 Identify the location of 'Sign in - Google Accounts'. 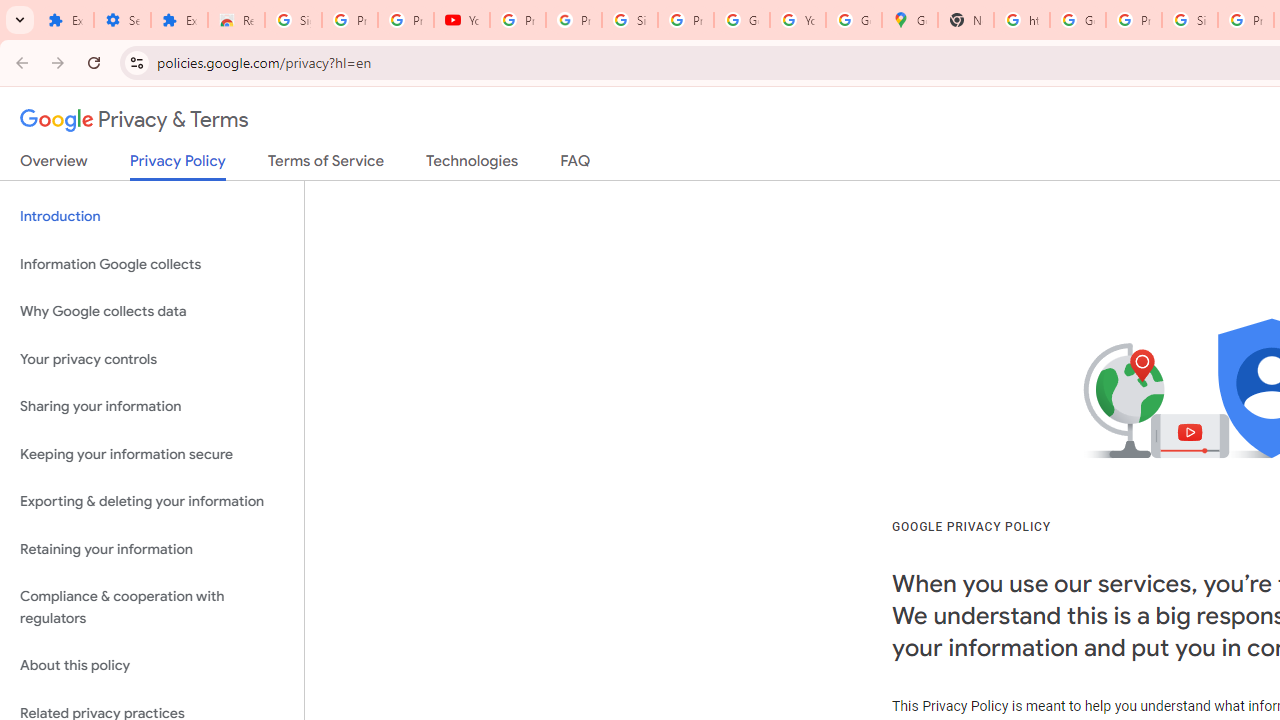
(1190, 20).